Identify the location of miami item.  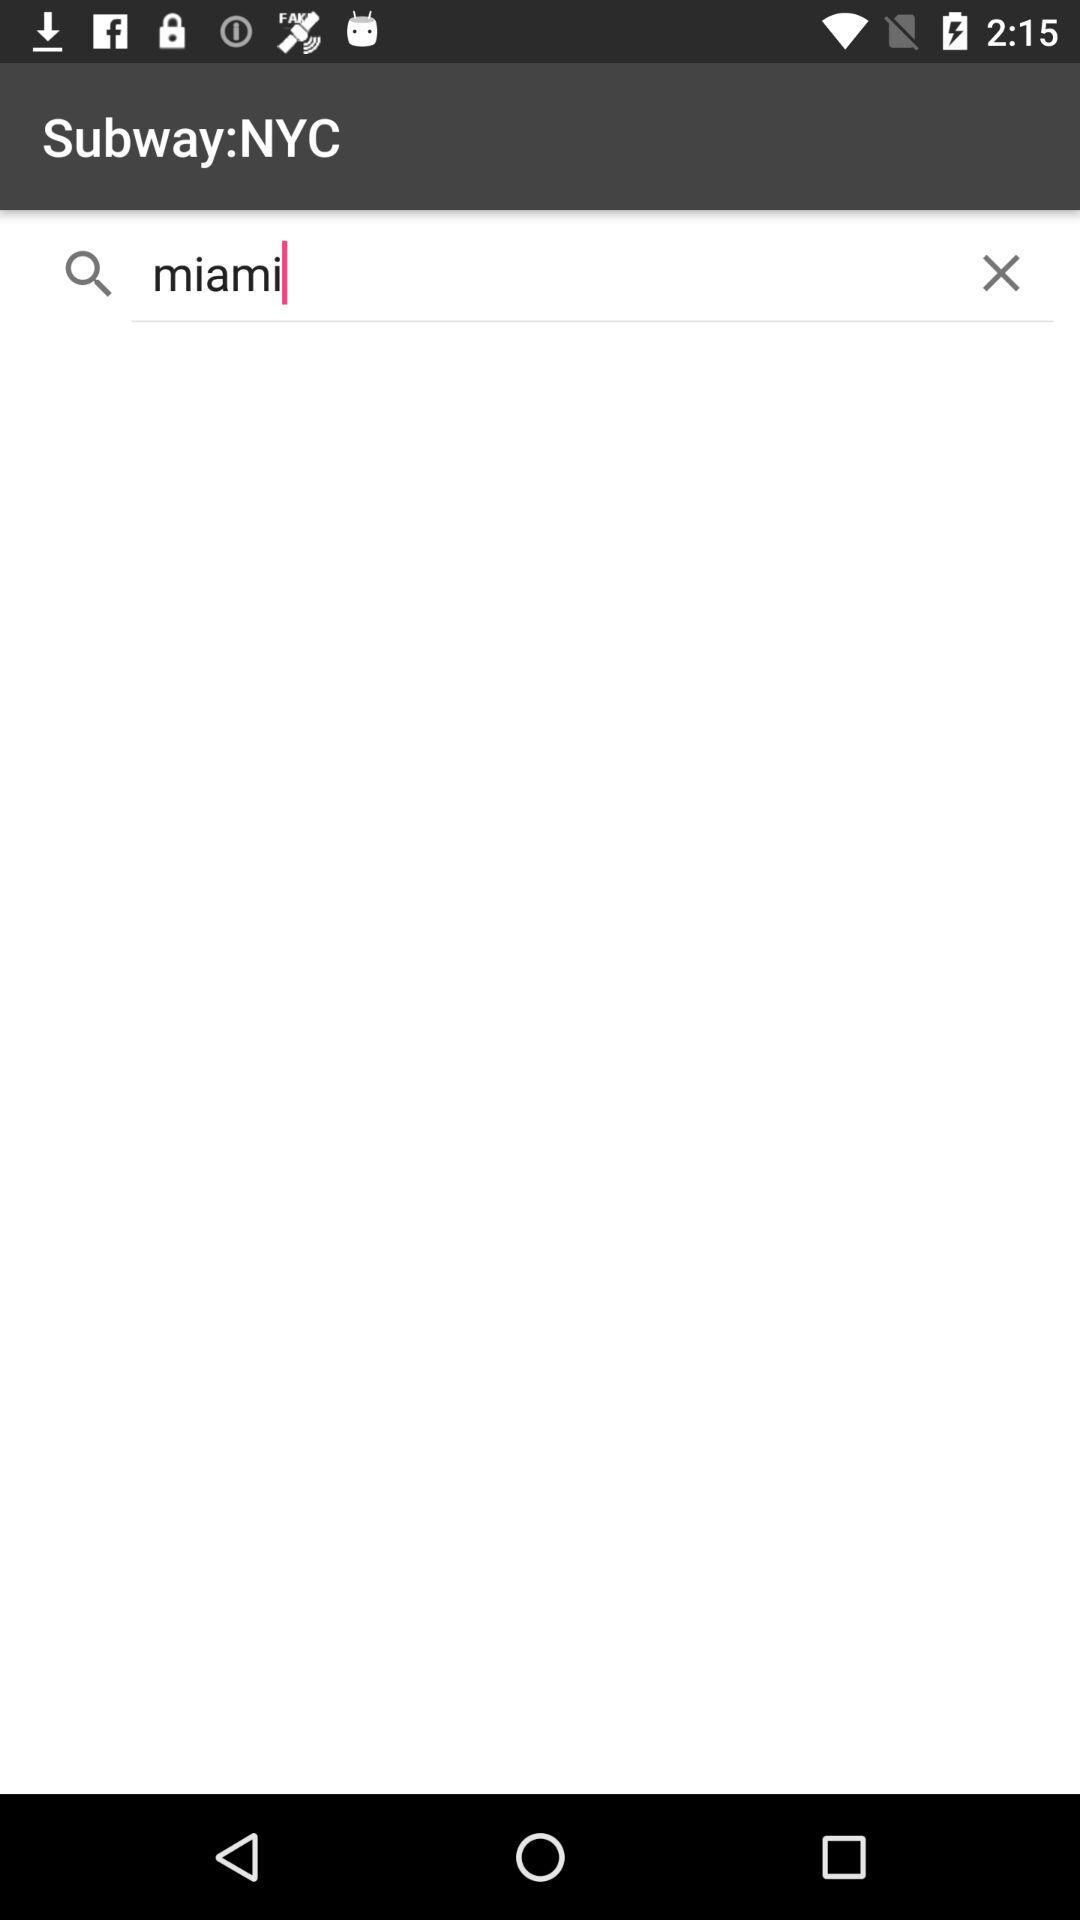
(540, 272).